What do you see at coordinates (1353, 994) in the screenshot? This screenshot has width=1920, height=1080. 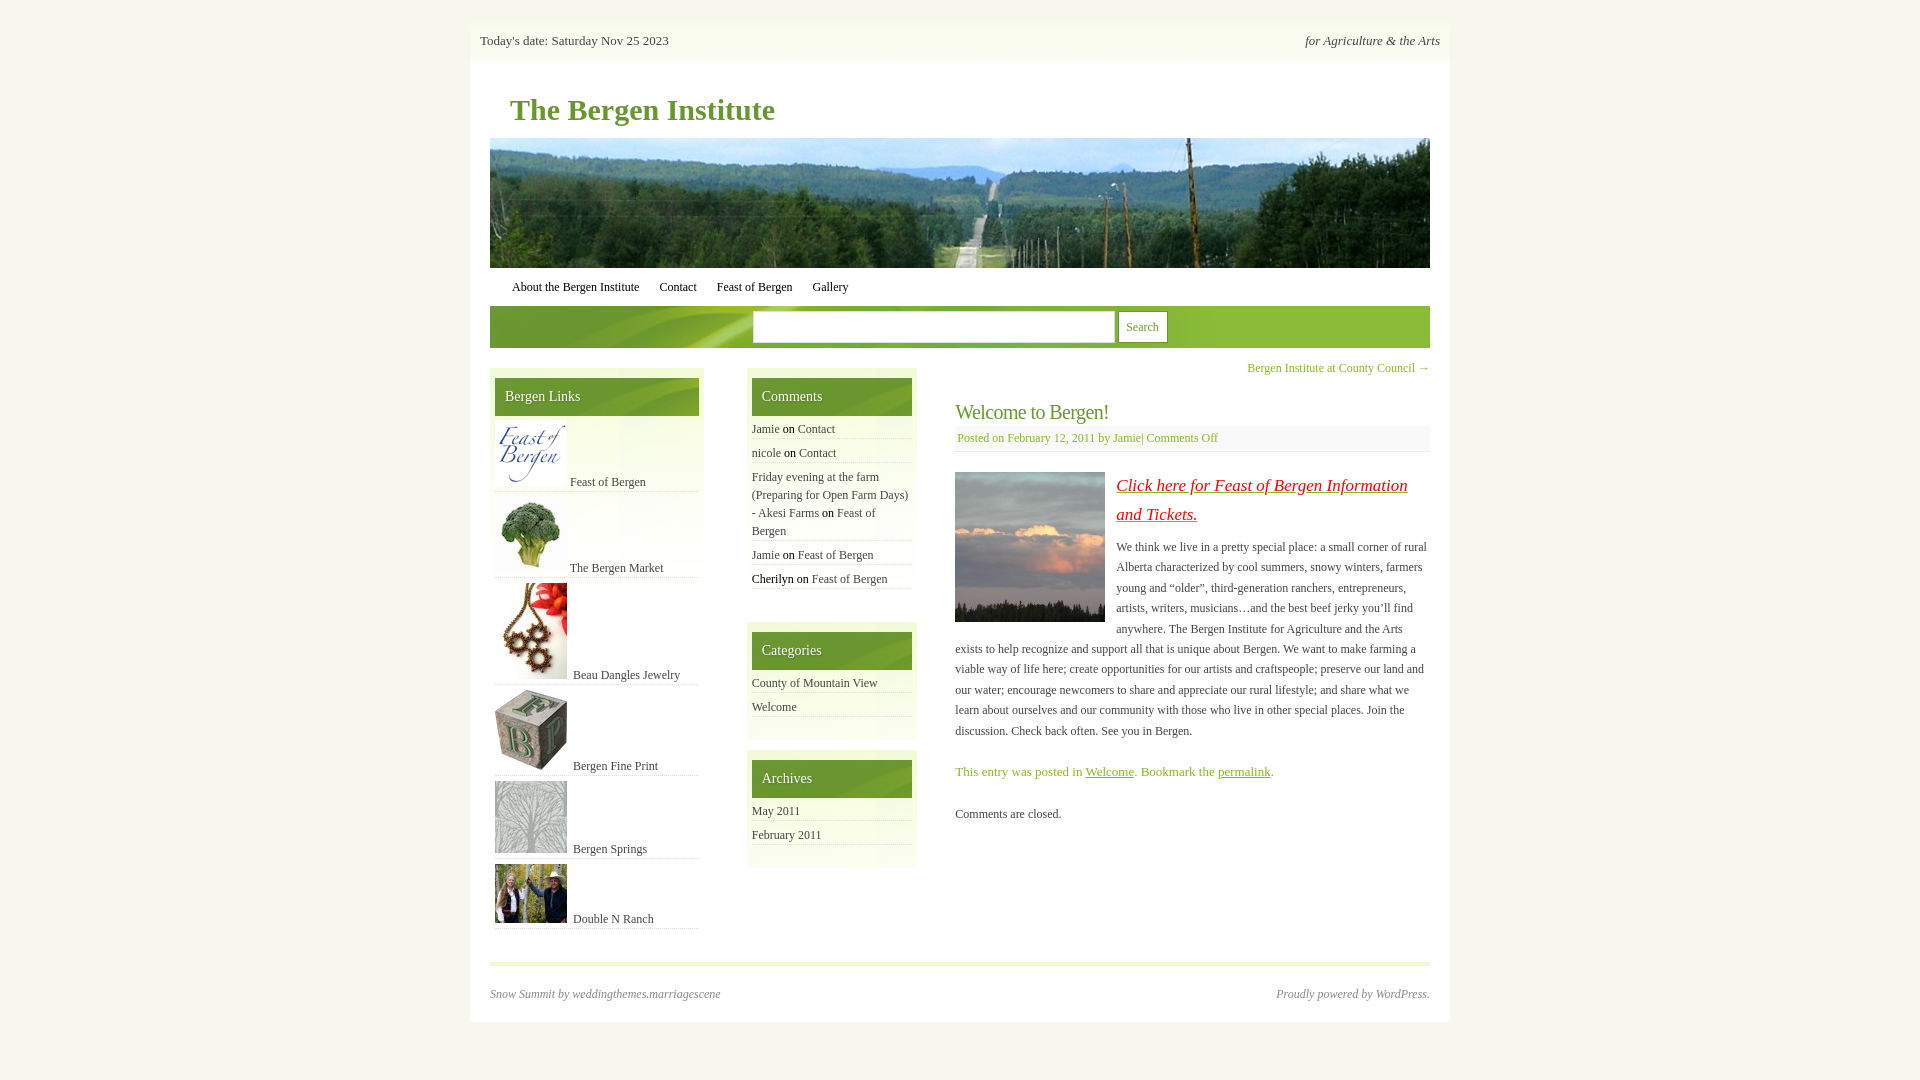 I see `'Proudly powered by WordPress.'` at bounding box center [1353, 994].